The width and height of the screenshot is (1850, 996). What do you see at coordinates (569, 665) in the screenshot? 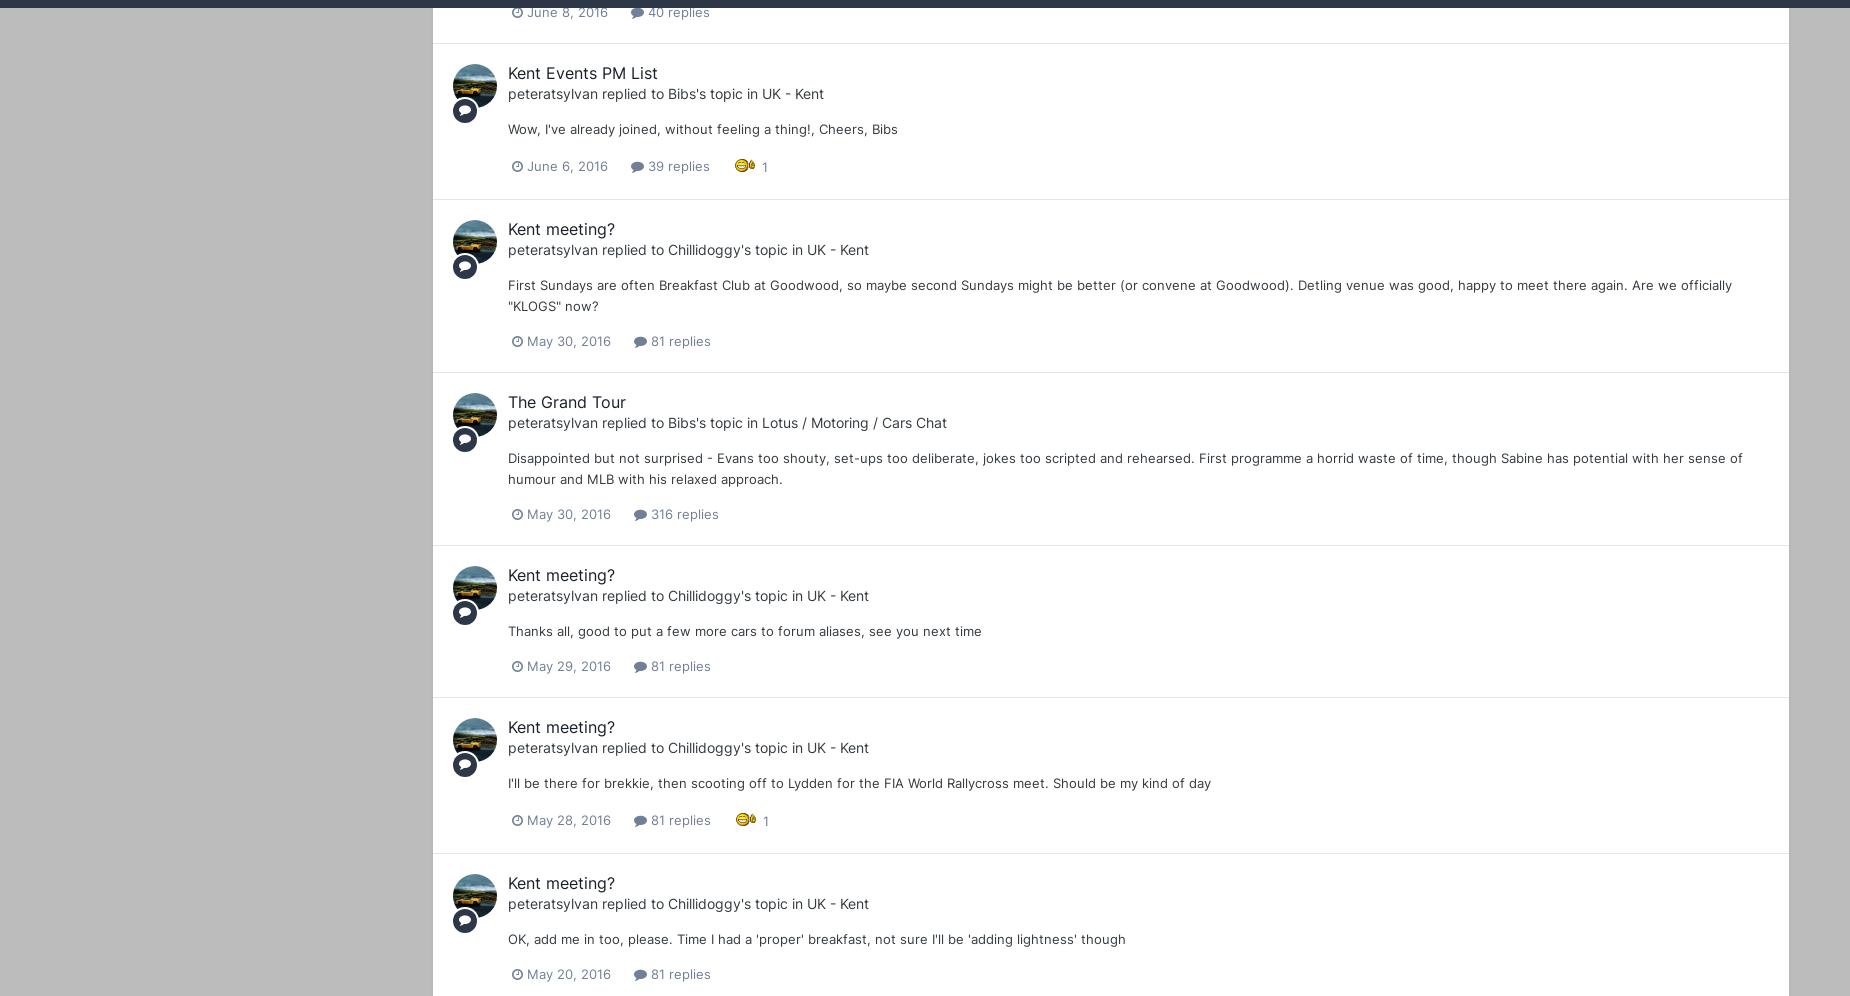
I see `'May 29, 2016'` at bounding box center [569, 665].